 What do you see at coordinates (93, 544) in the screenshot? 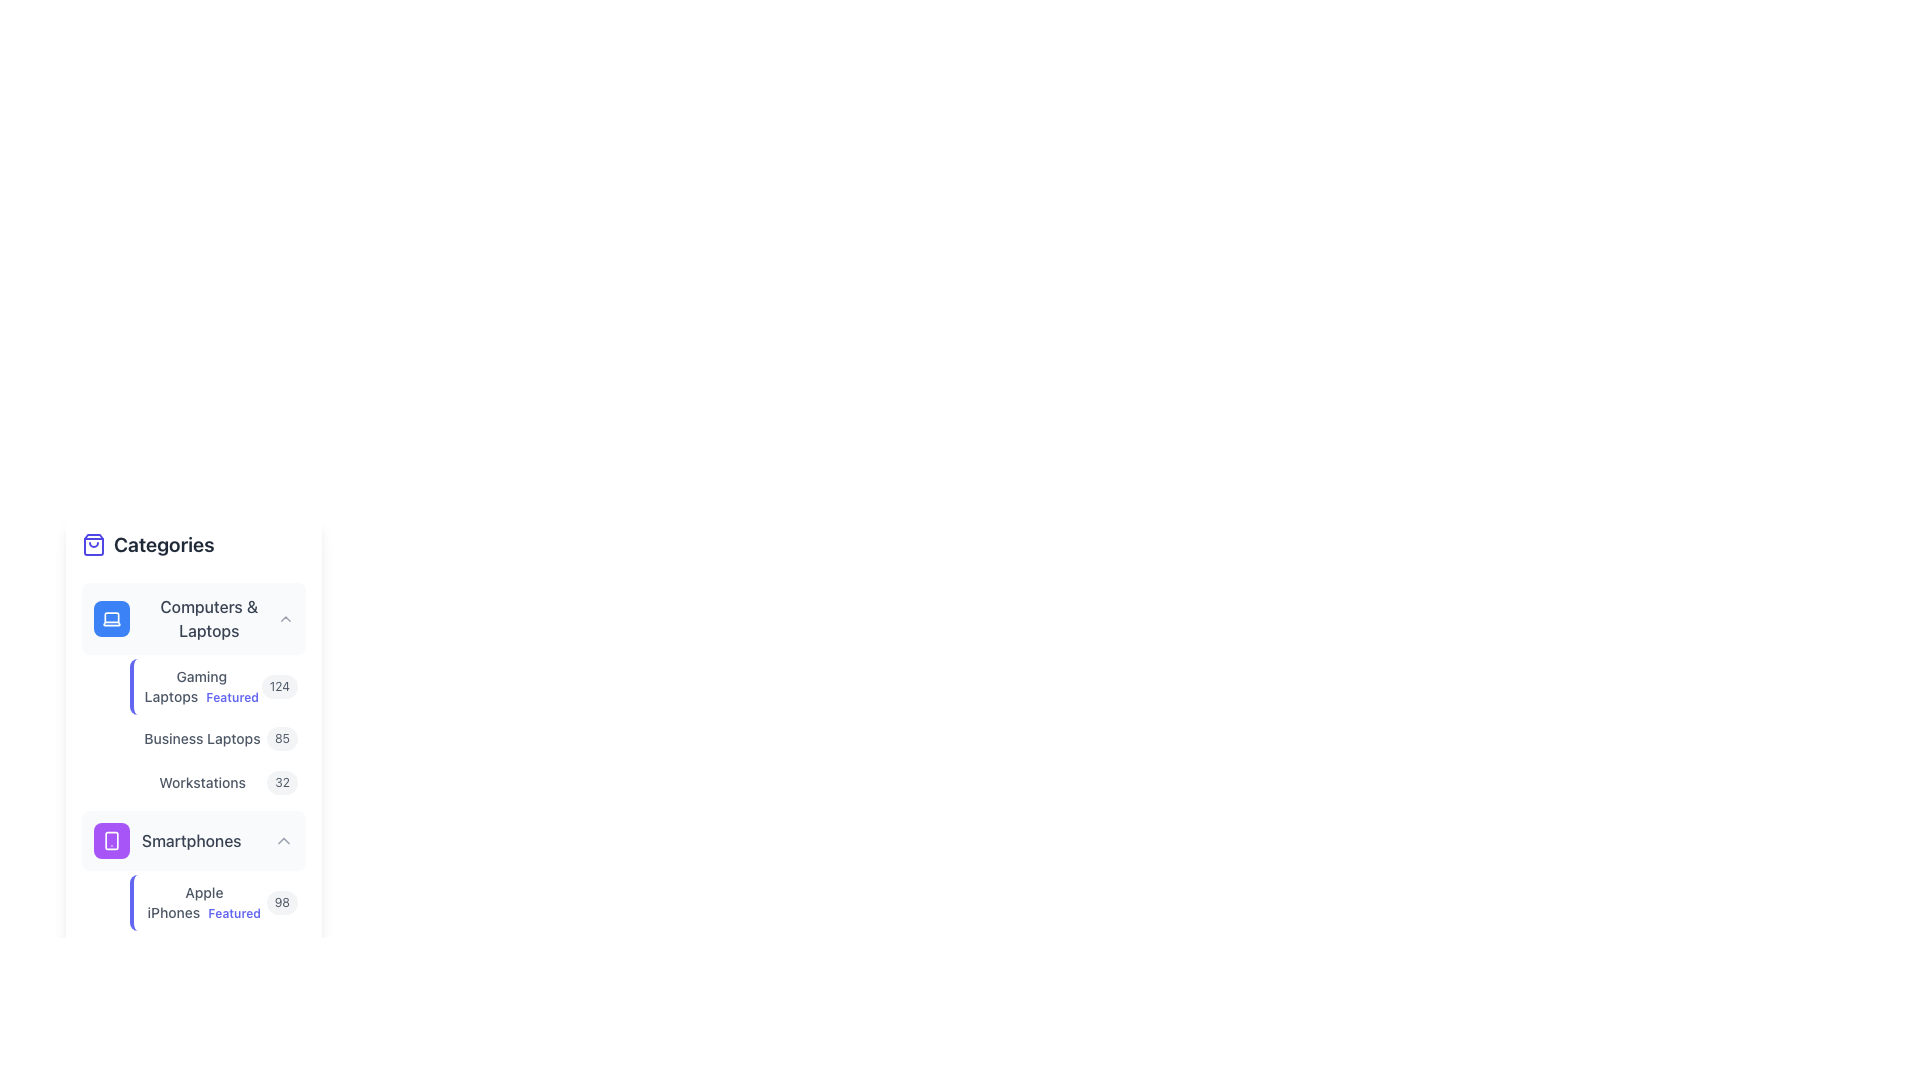
I see `the shopping categories icon located on the left side of the 'Categories' section, which is the first element in a horizontal arrangement, adjacent to the text label 'Categories'` at bounding box center [93, 544].